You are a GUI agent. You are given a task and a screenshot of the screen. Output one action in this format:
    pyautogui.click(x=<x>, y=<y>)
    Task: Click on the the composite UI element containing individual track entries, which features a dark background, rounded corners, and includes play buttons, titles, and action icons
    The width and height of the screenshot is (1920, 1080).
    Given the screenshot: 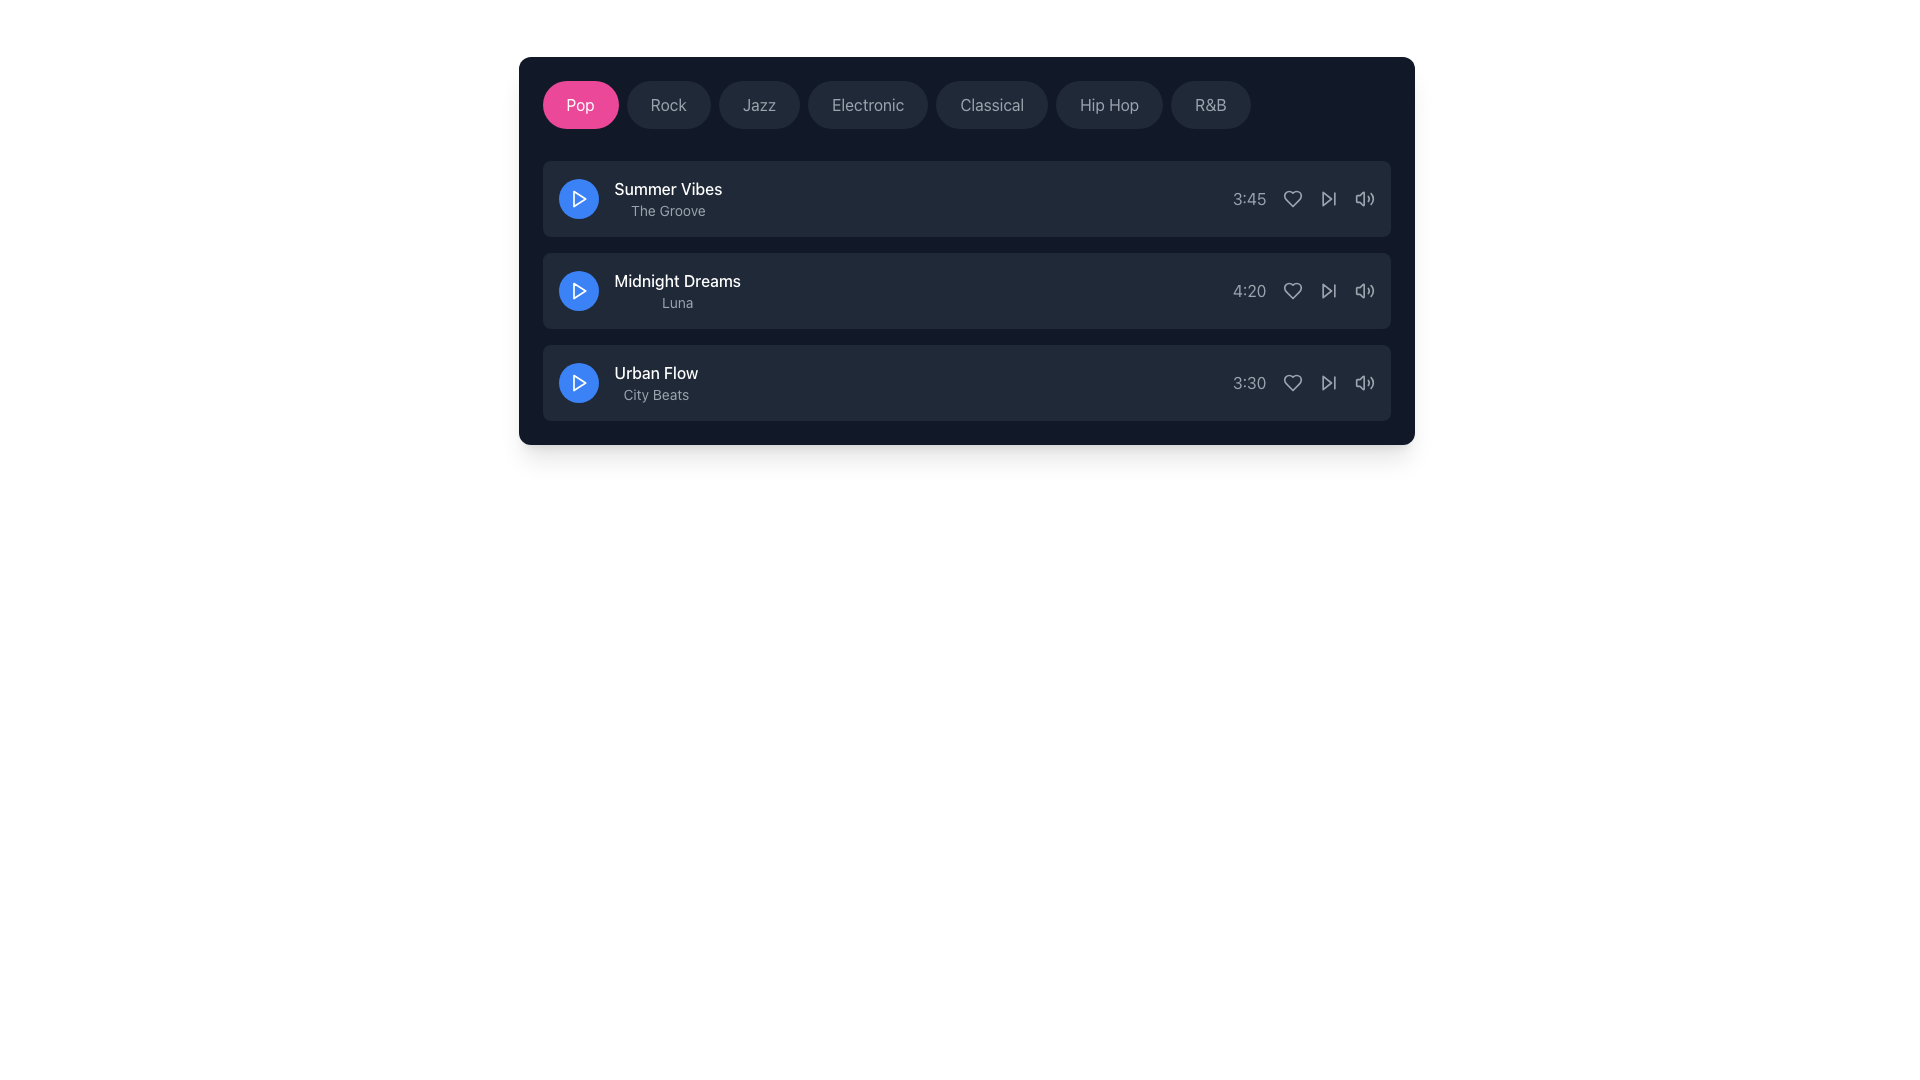 What is the action you would take?
    pyautogui.click(x=966, y=249)
    